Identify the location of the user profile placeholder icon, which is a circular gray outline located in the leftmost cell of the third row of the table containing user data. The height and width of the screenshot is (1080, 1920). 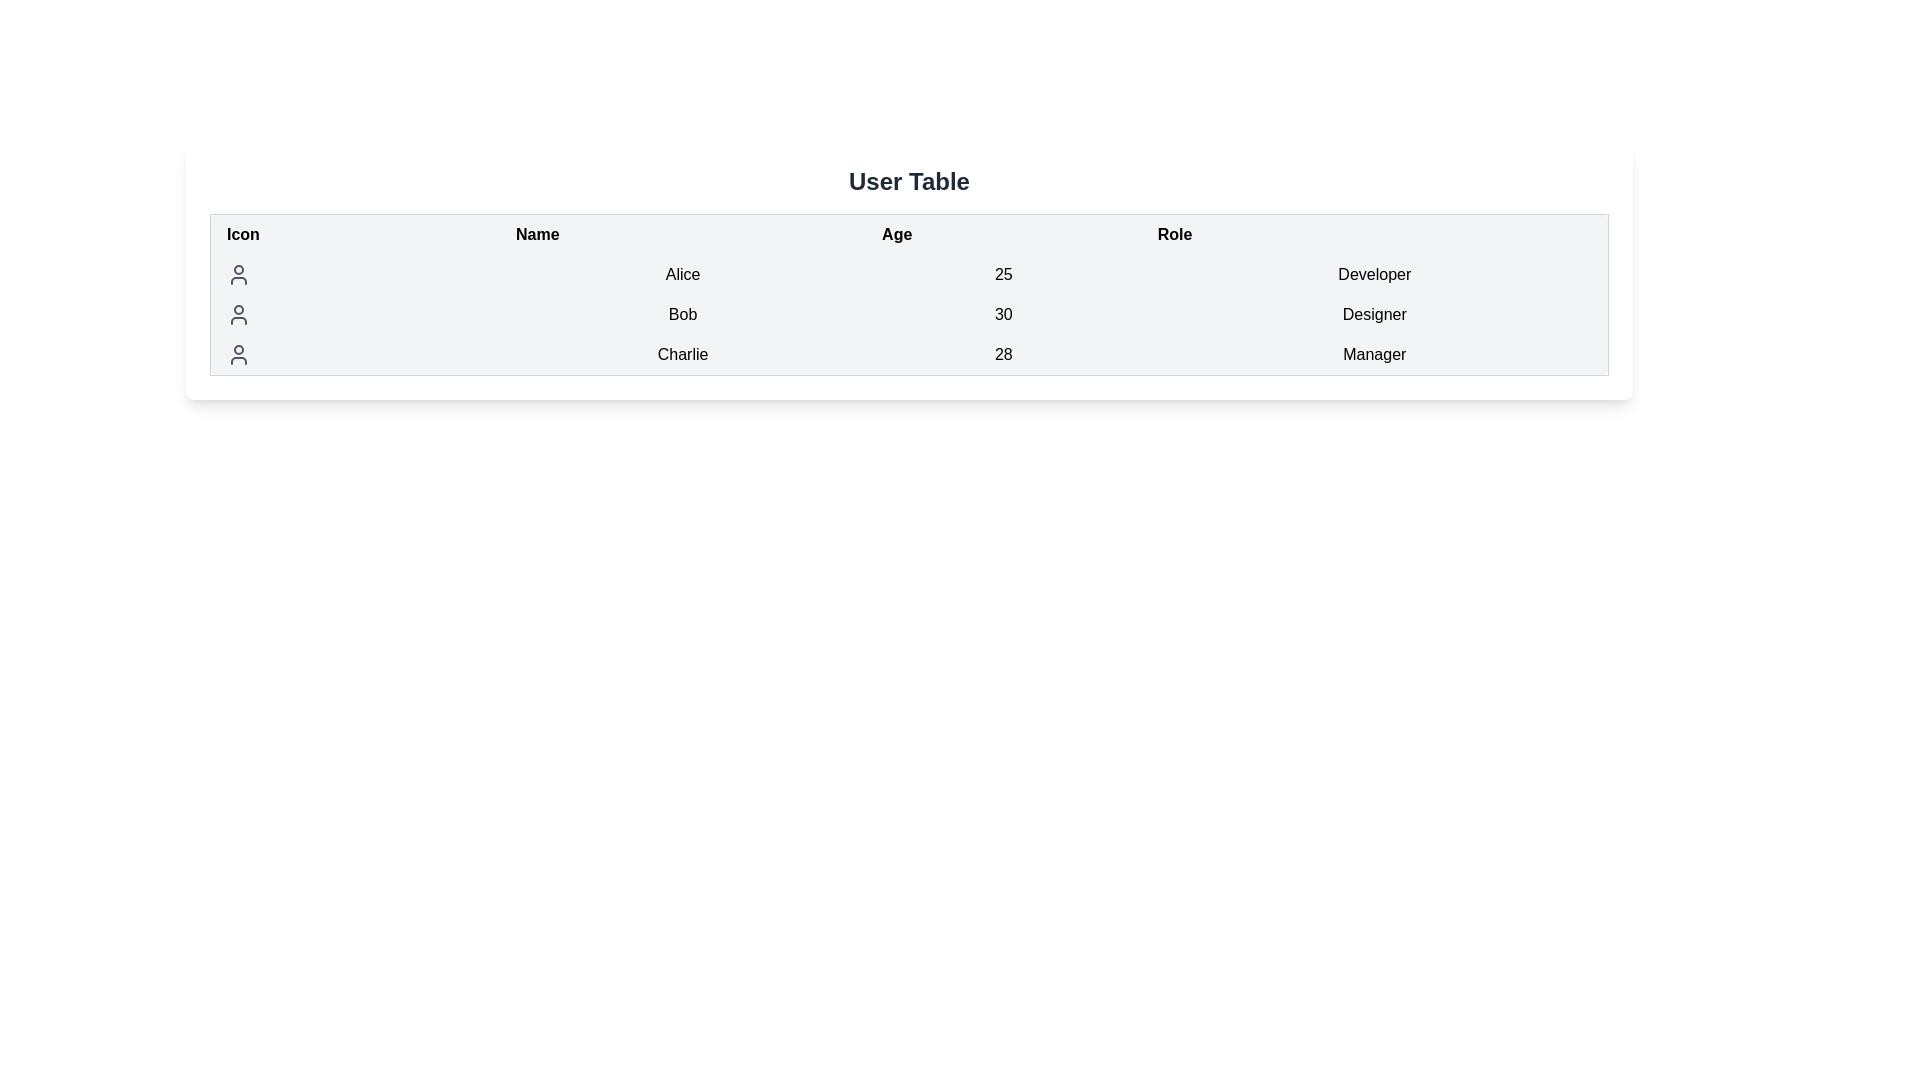
(239, 353).